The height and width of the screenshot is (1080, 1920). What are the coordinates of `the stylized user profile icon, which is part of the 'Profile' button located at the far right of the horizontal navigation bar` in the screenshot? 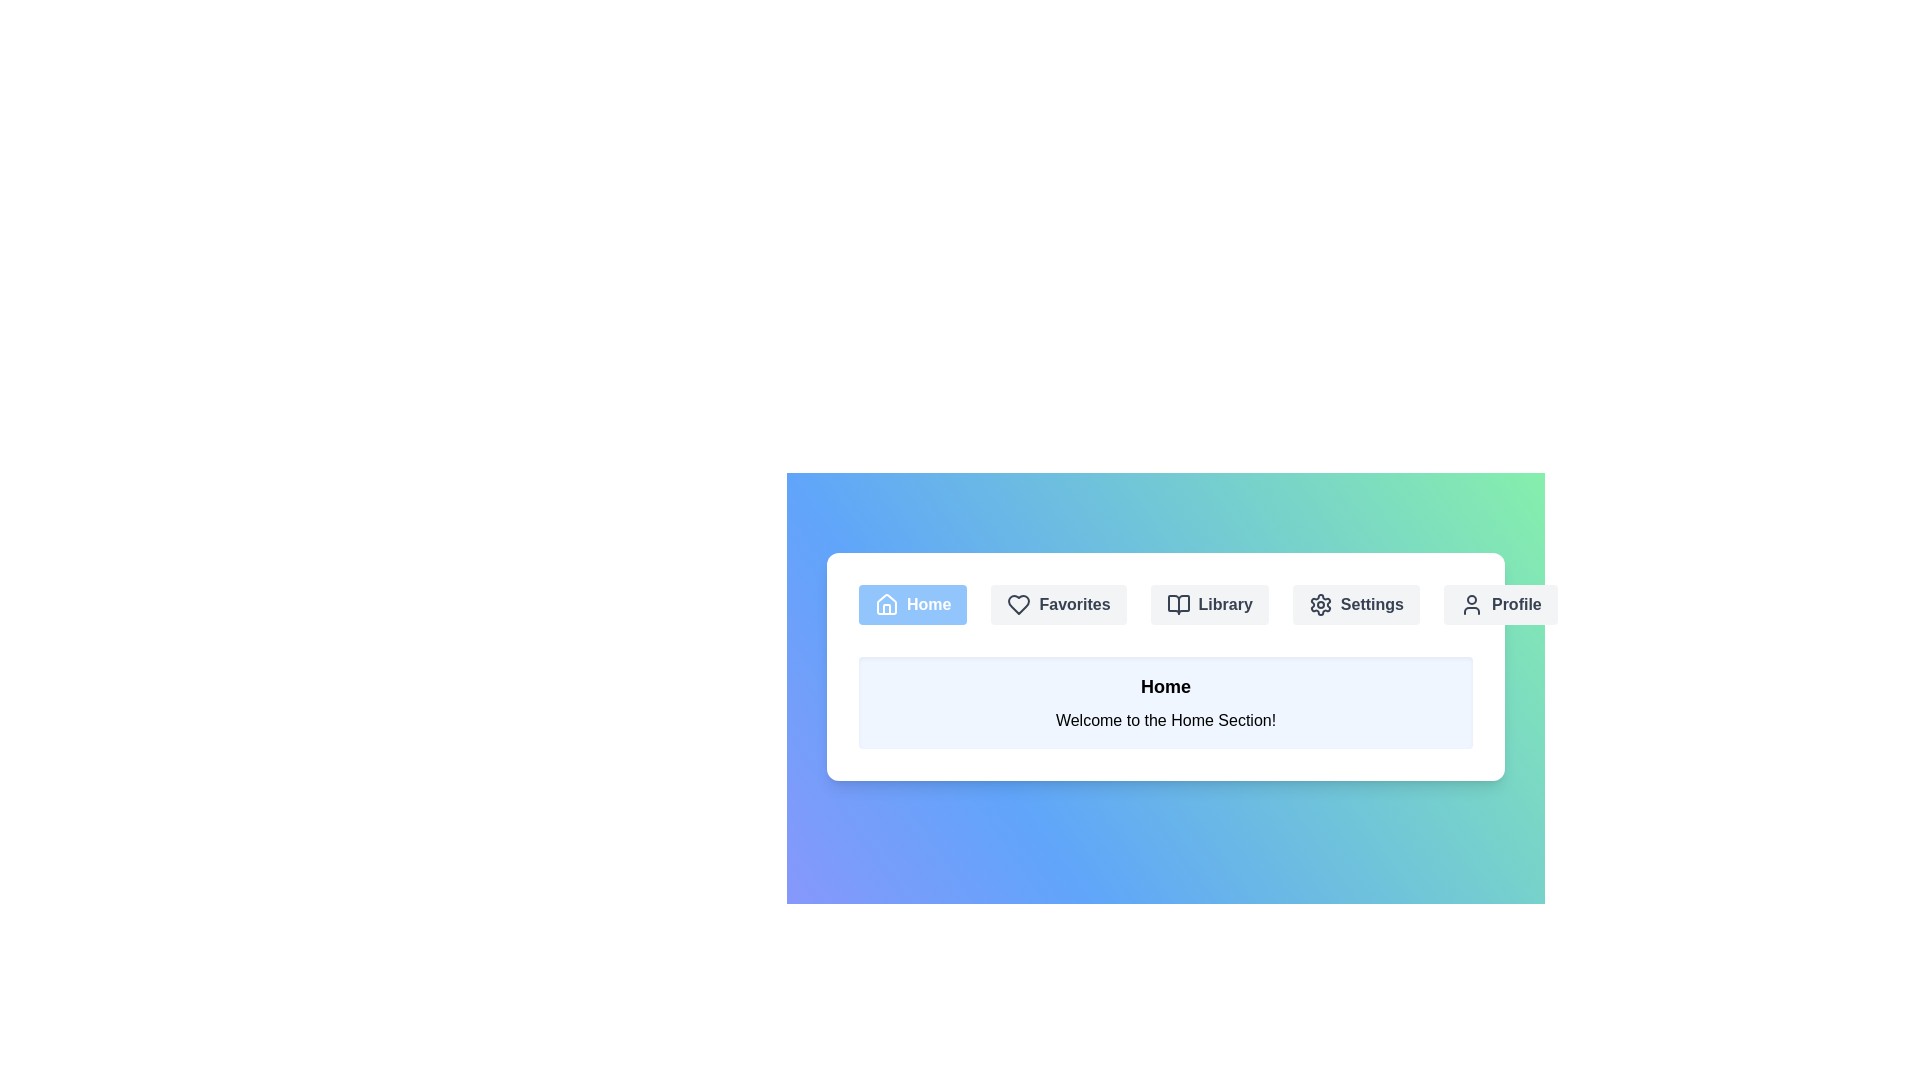 It's located at (1472, 604).